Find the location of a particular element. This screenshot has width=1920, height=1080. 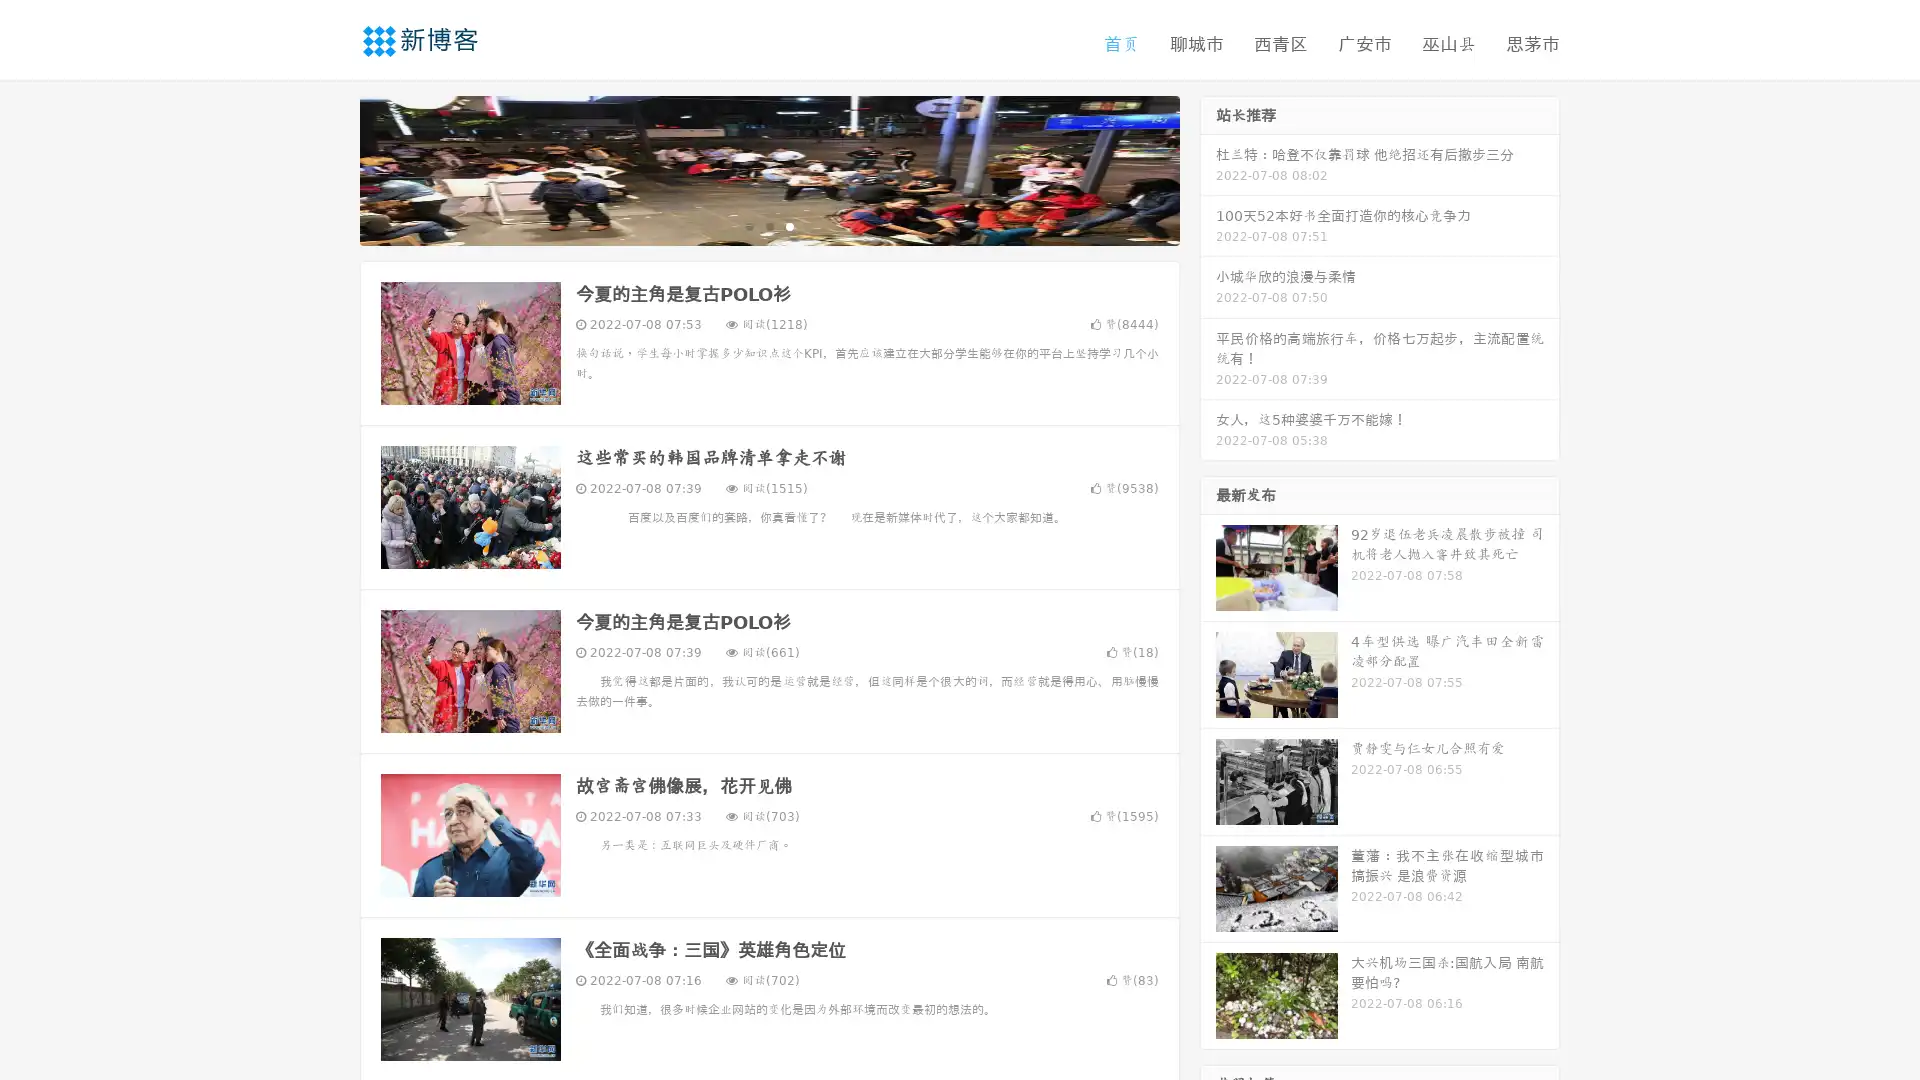

Go to slide 3 is located at coordinates (789, 225).